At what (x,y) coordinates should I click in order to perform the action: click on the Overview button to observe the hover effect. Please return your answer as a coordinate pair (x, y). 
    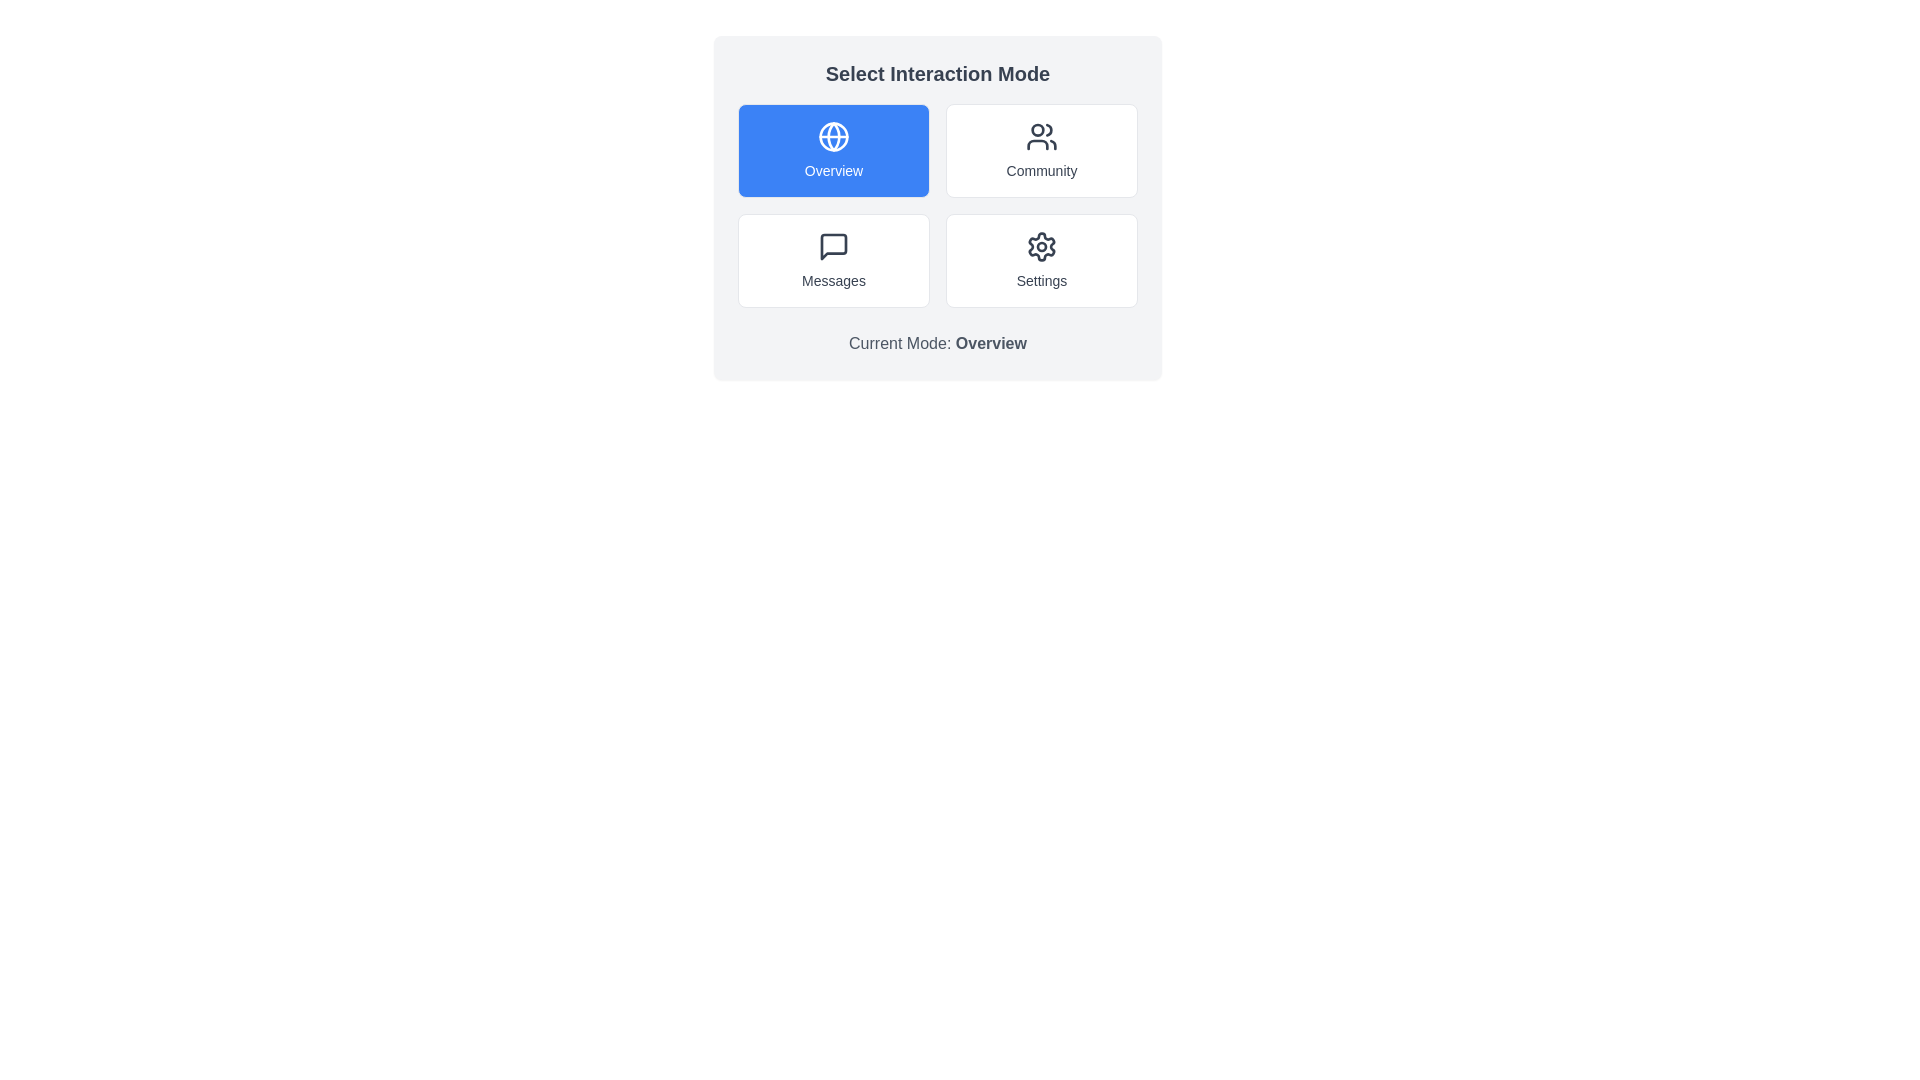
    Looking at the image, I should click on (834, 149).